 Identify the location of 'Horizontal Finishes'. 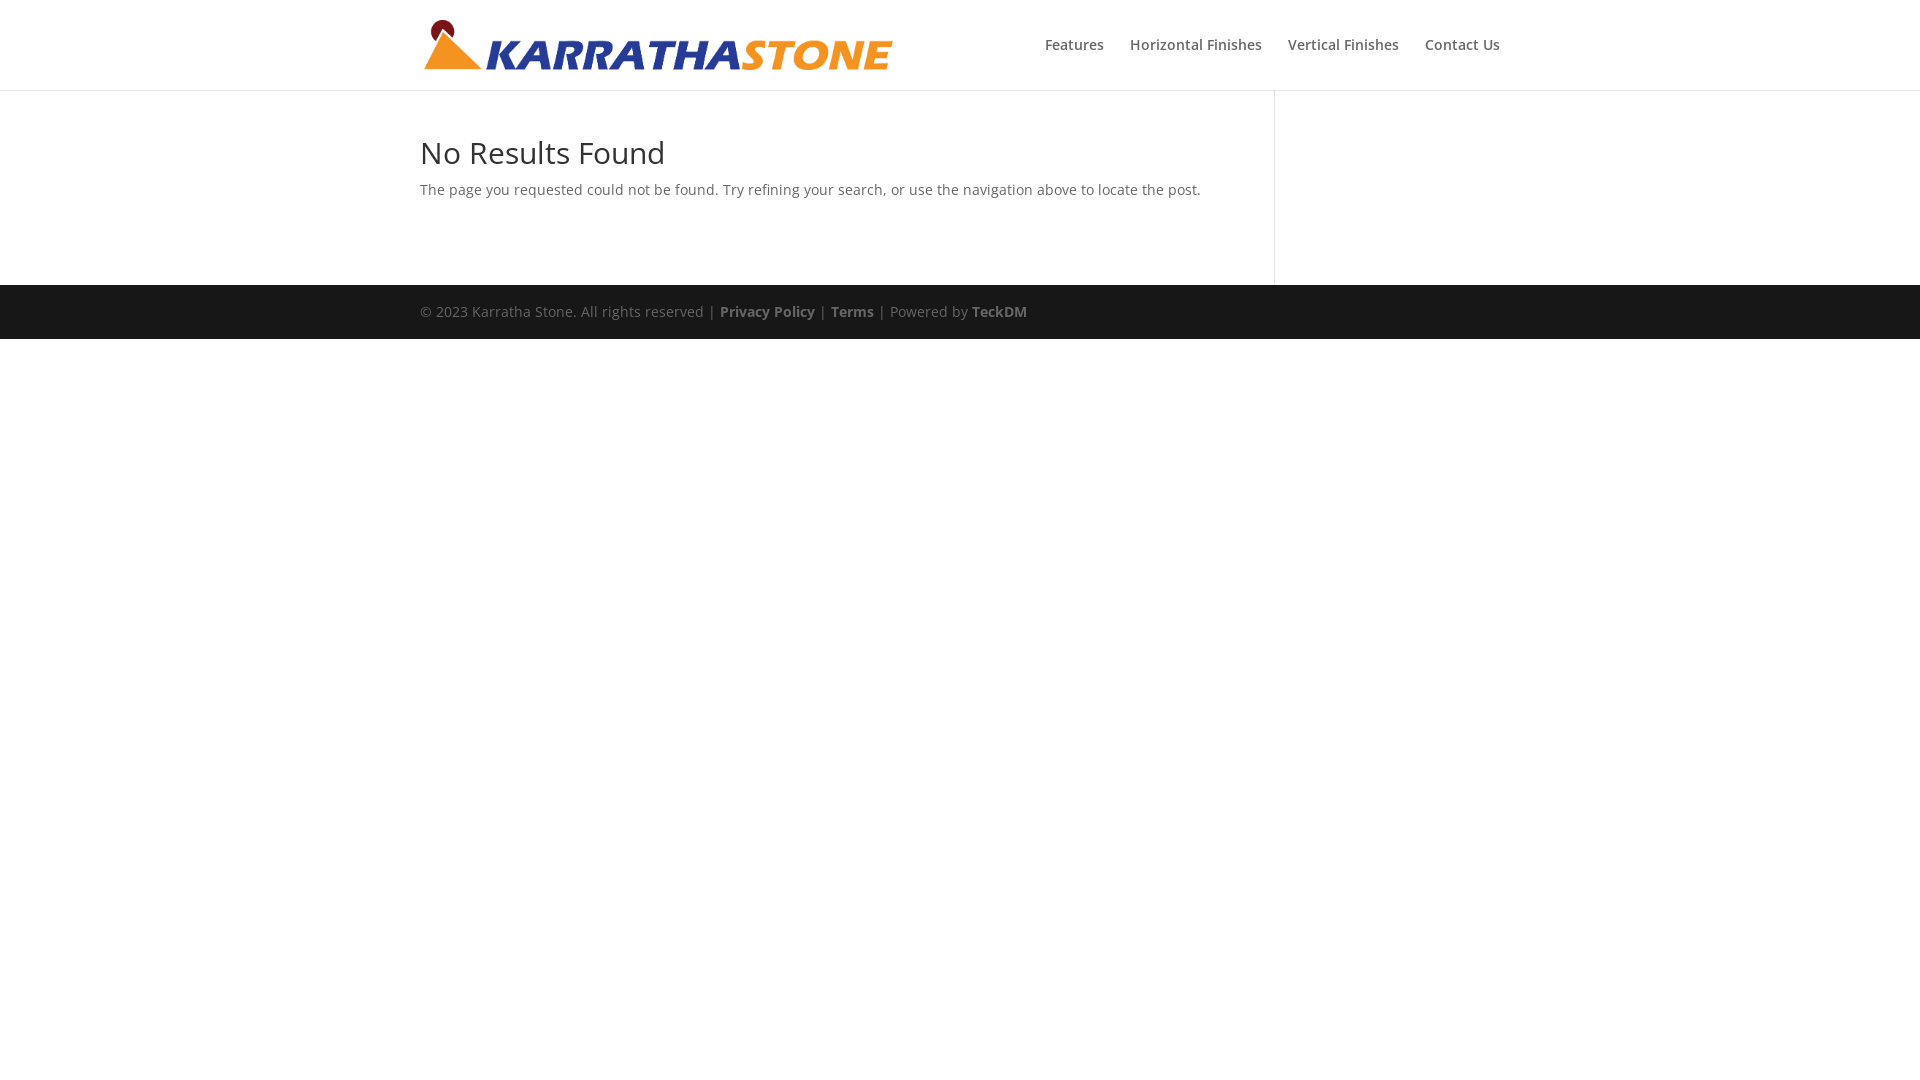
(1129, 63).